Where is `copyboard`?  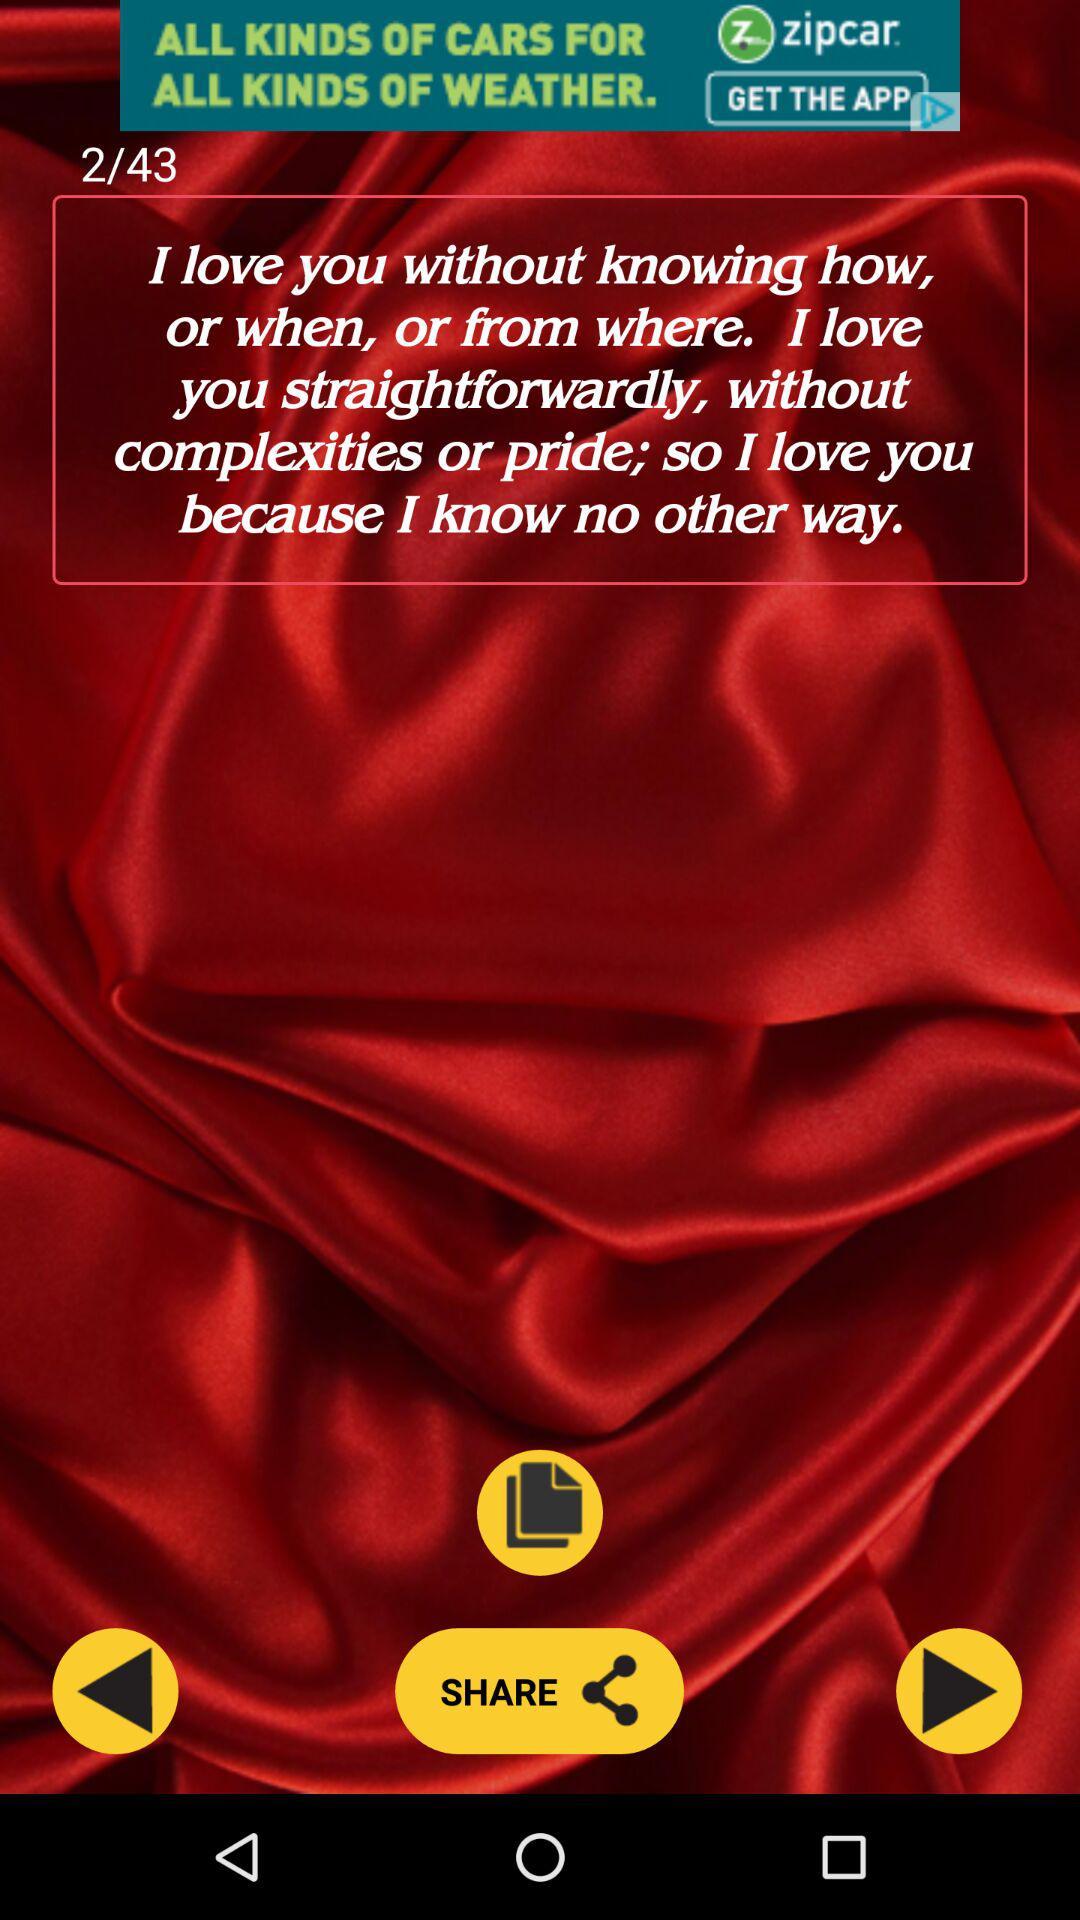
copyboard is located at coordinates (540, 1512).